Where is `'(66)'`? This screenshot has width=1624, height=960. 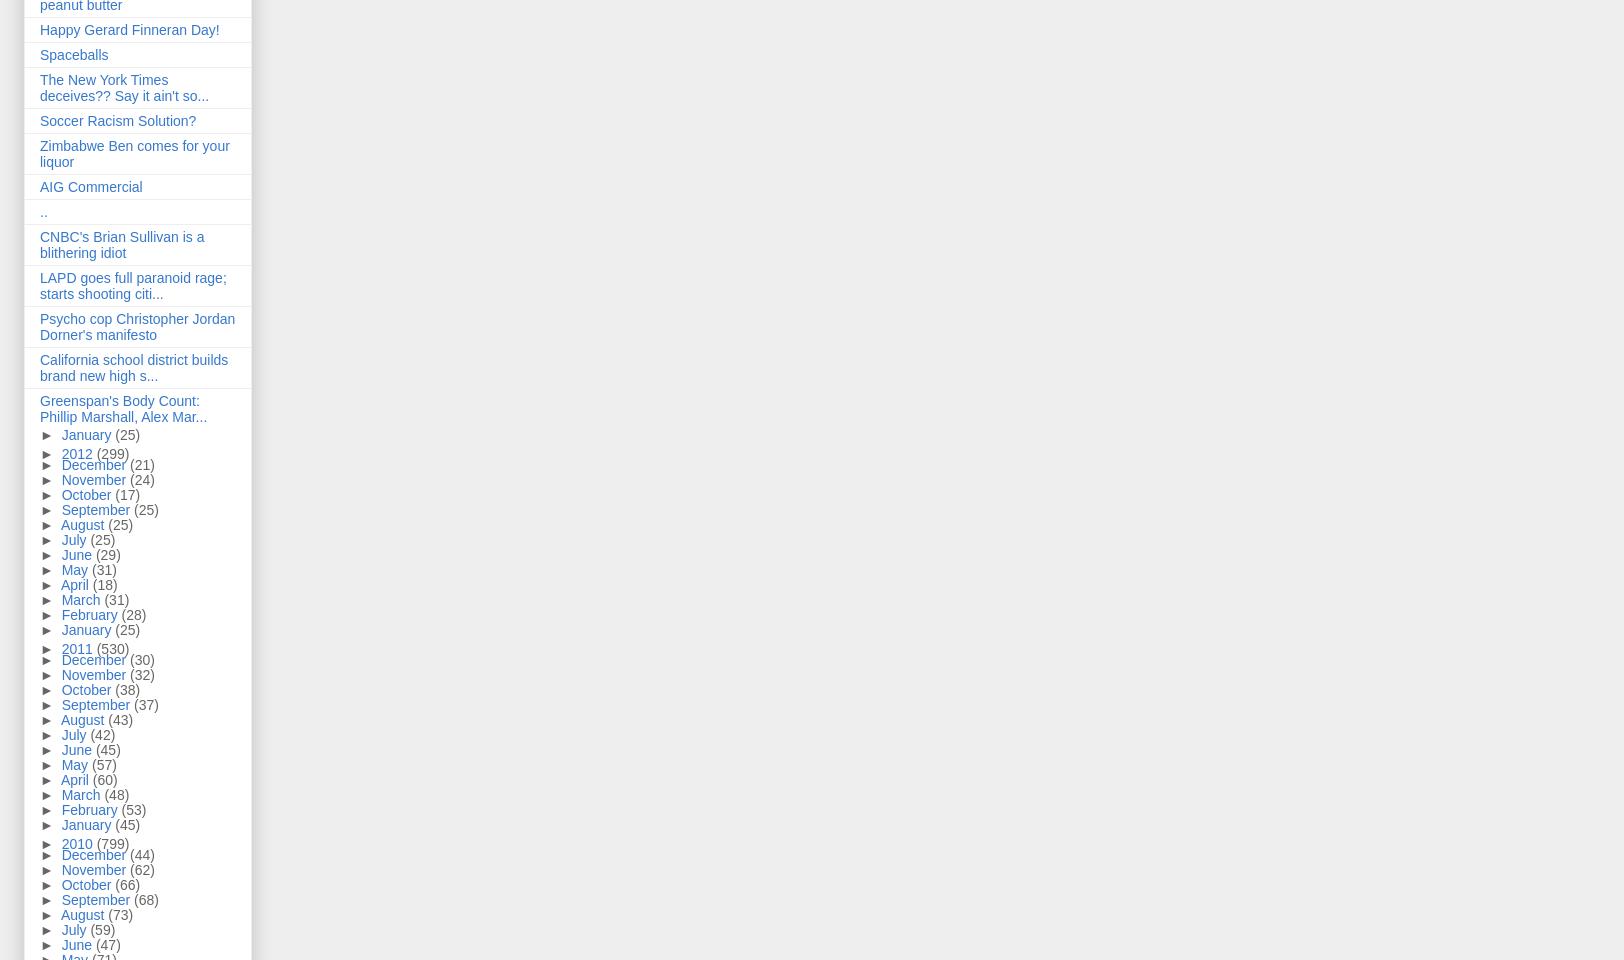 '(66)' is located at coordinates (127, 884).